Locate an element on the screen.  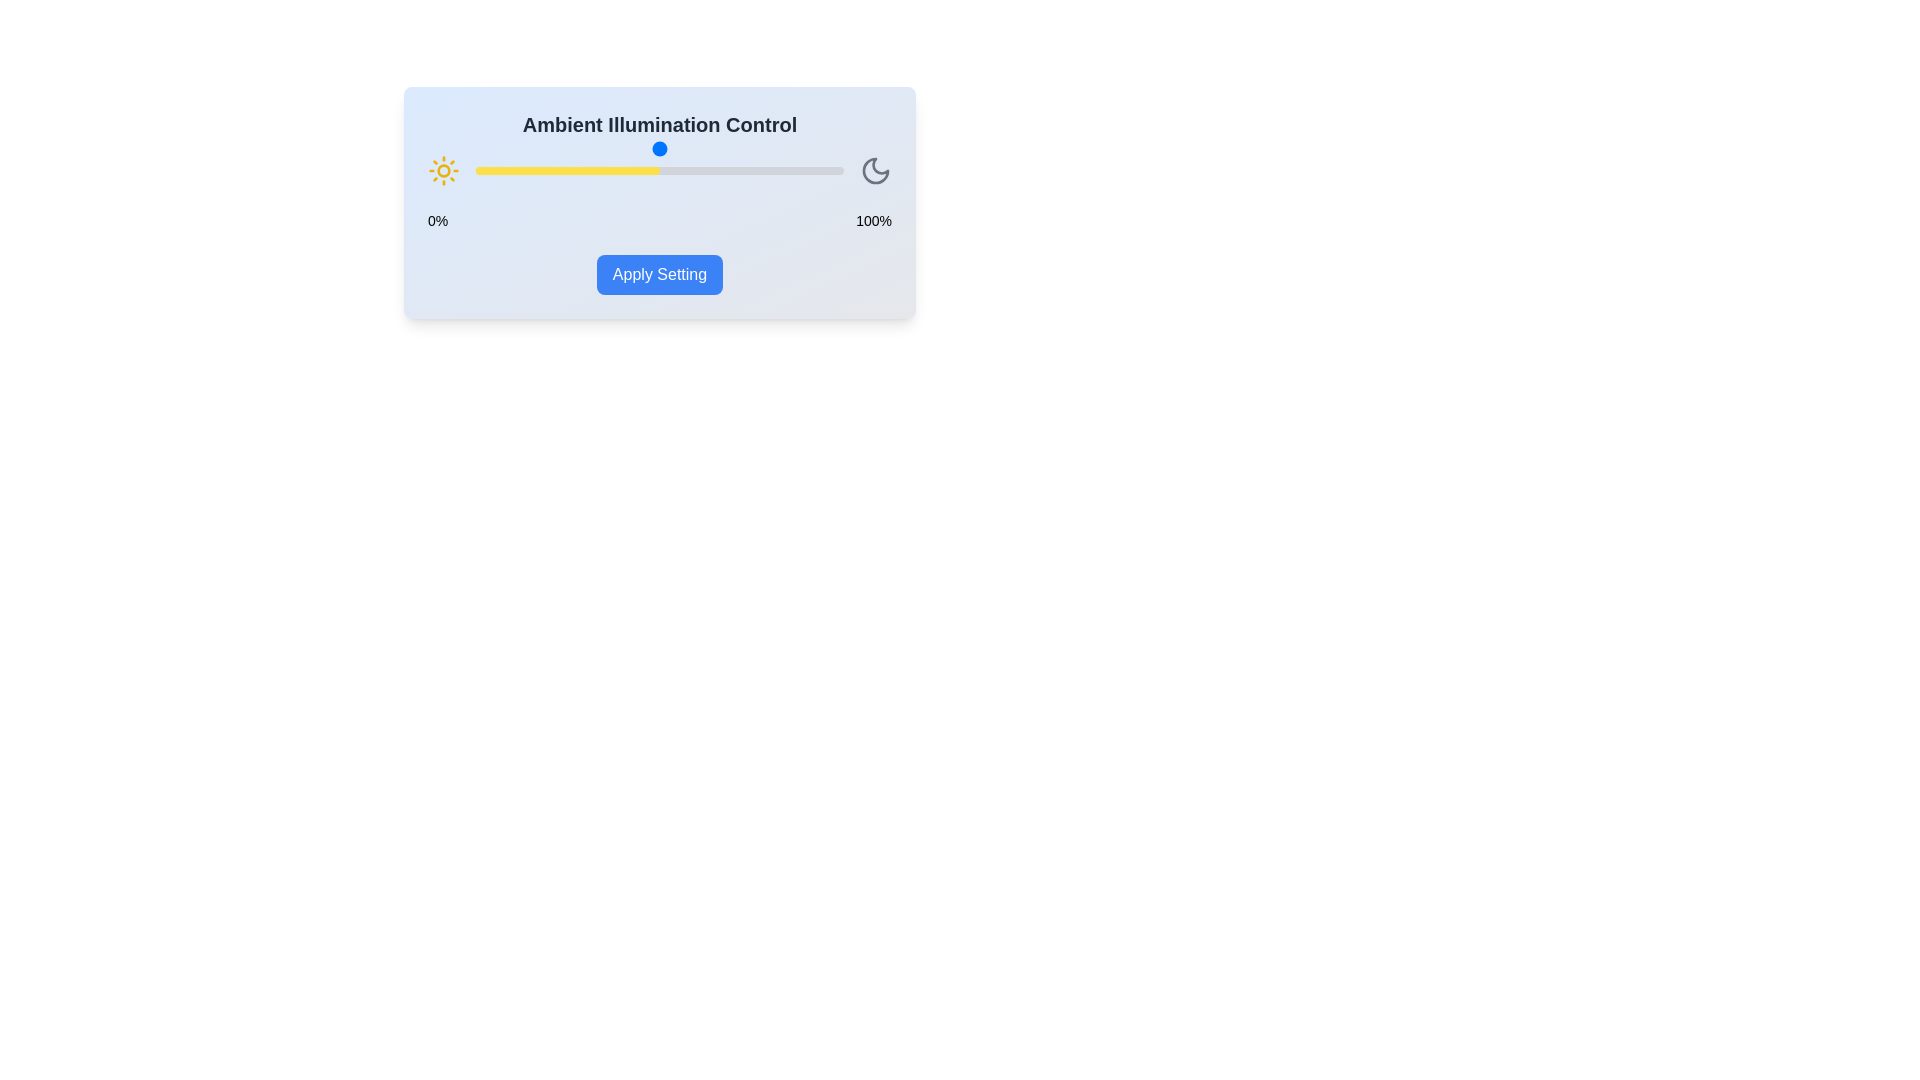
the slider to set the illumination level to 36% is located at coordinates (607, 169).